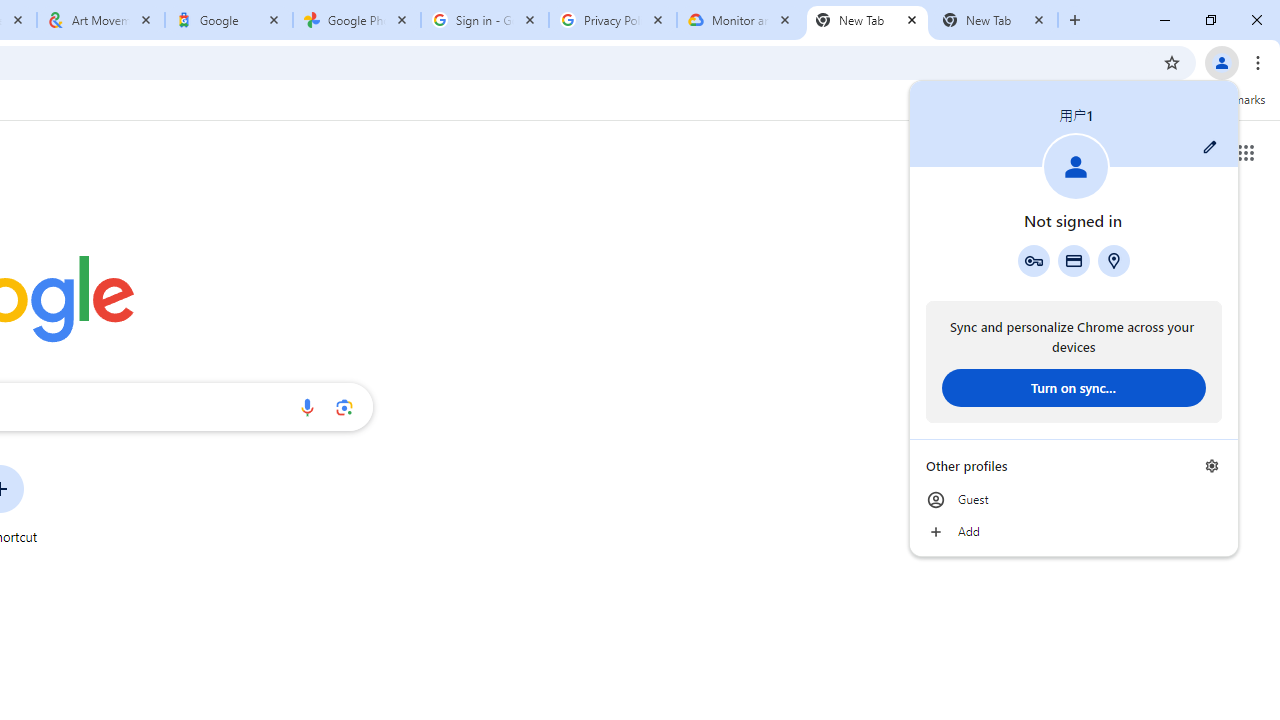  What do you see at coordinates (1211, 465) in the screenshot?
I see `'Manage profiles'` at bounding box center [1211, 465].